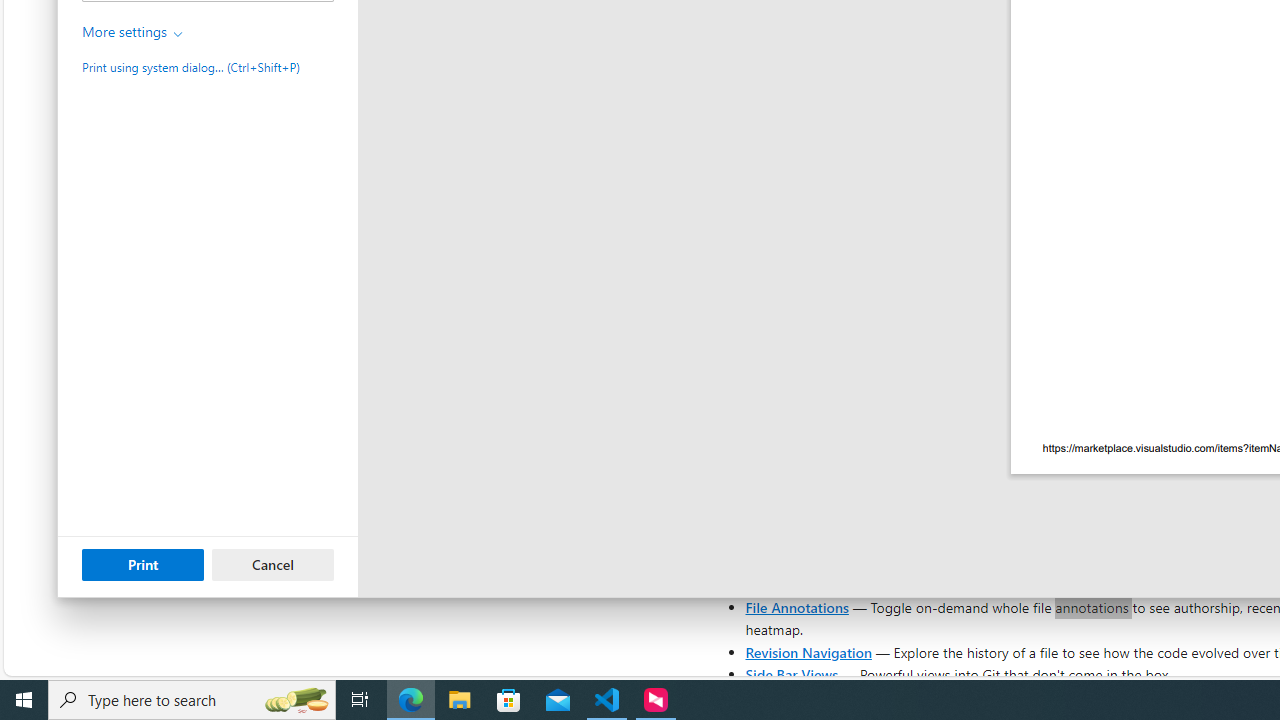 This screenshot has width=1280, height=720. Describe the element at coordinates (132, 32) in the screenshot. I see `'More settings'` at that location.